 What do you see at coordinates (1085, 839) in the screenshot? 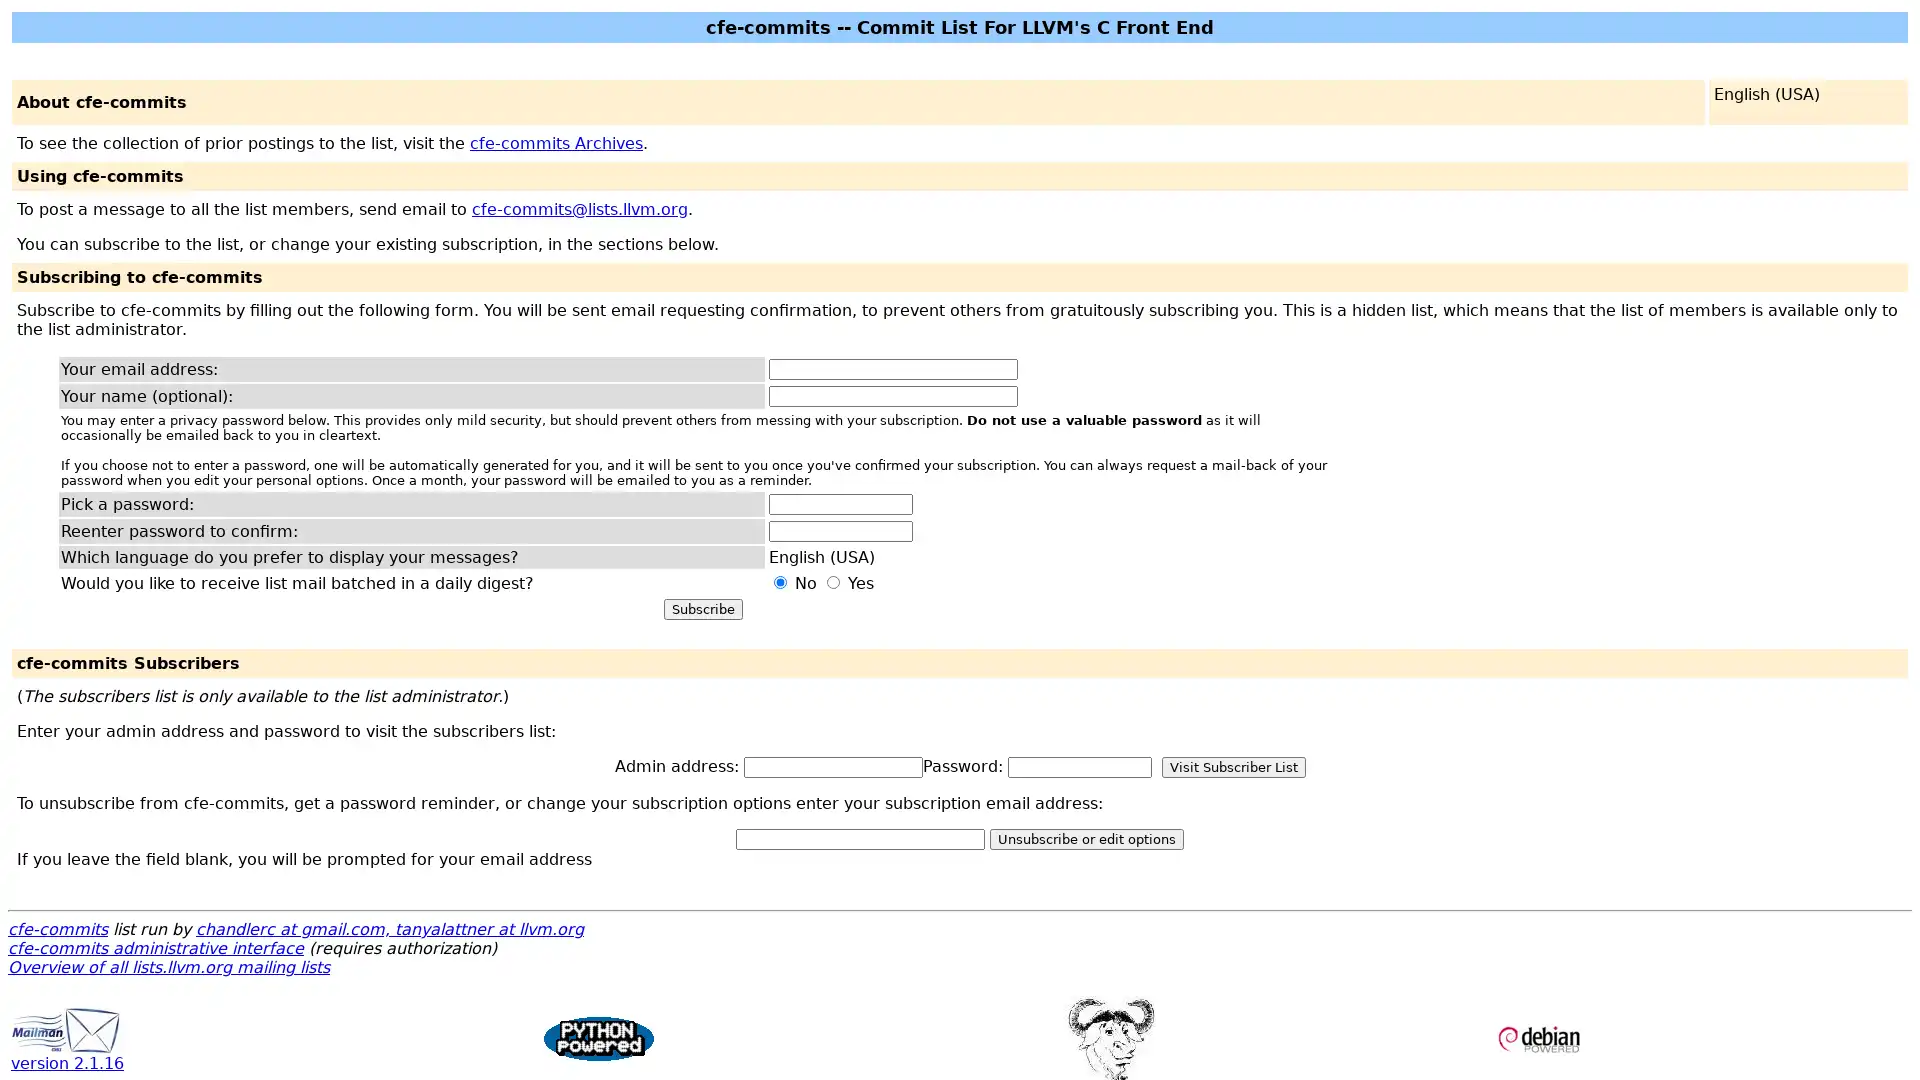
I see `Unsubscribe or edit options` at bounding box center [1085, 839].